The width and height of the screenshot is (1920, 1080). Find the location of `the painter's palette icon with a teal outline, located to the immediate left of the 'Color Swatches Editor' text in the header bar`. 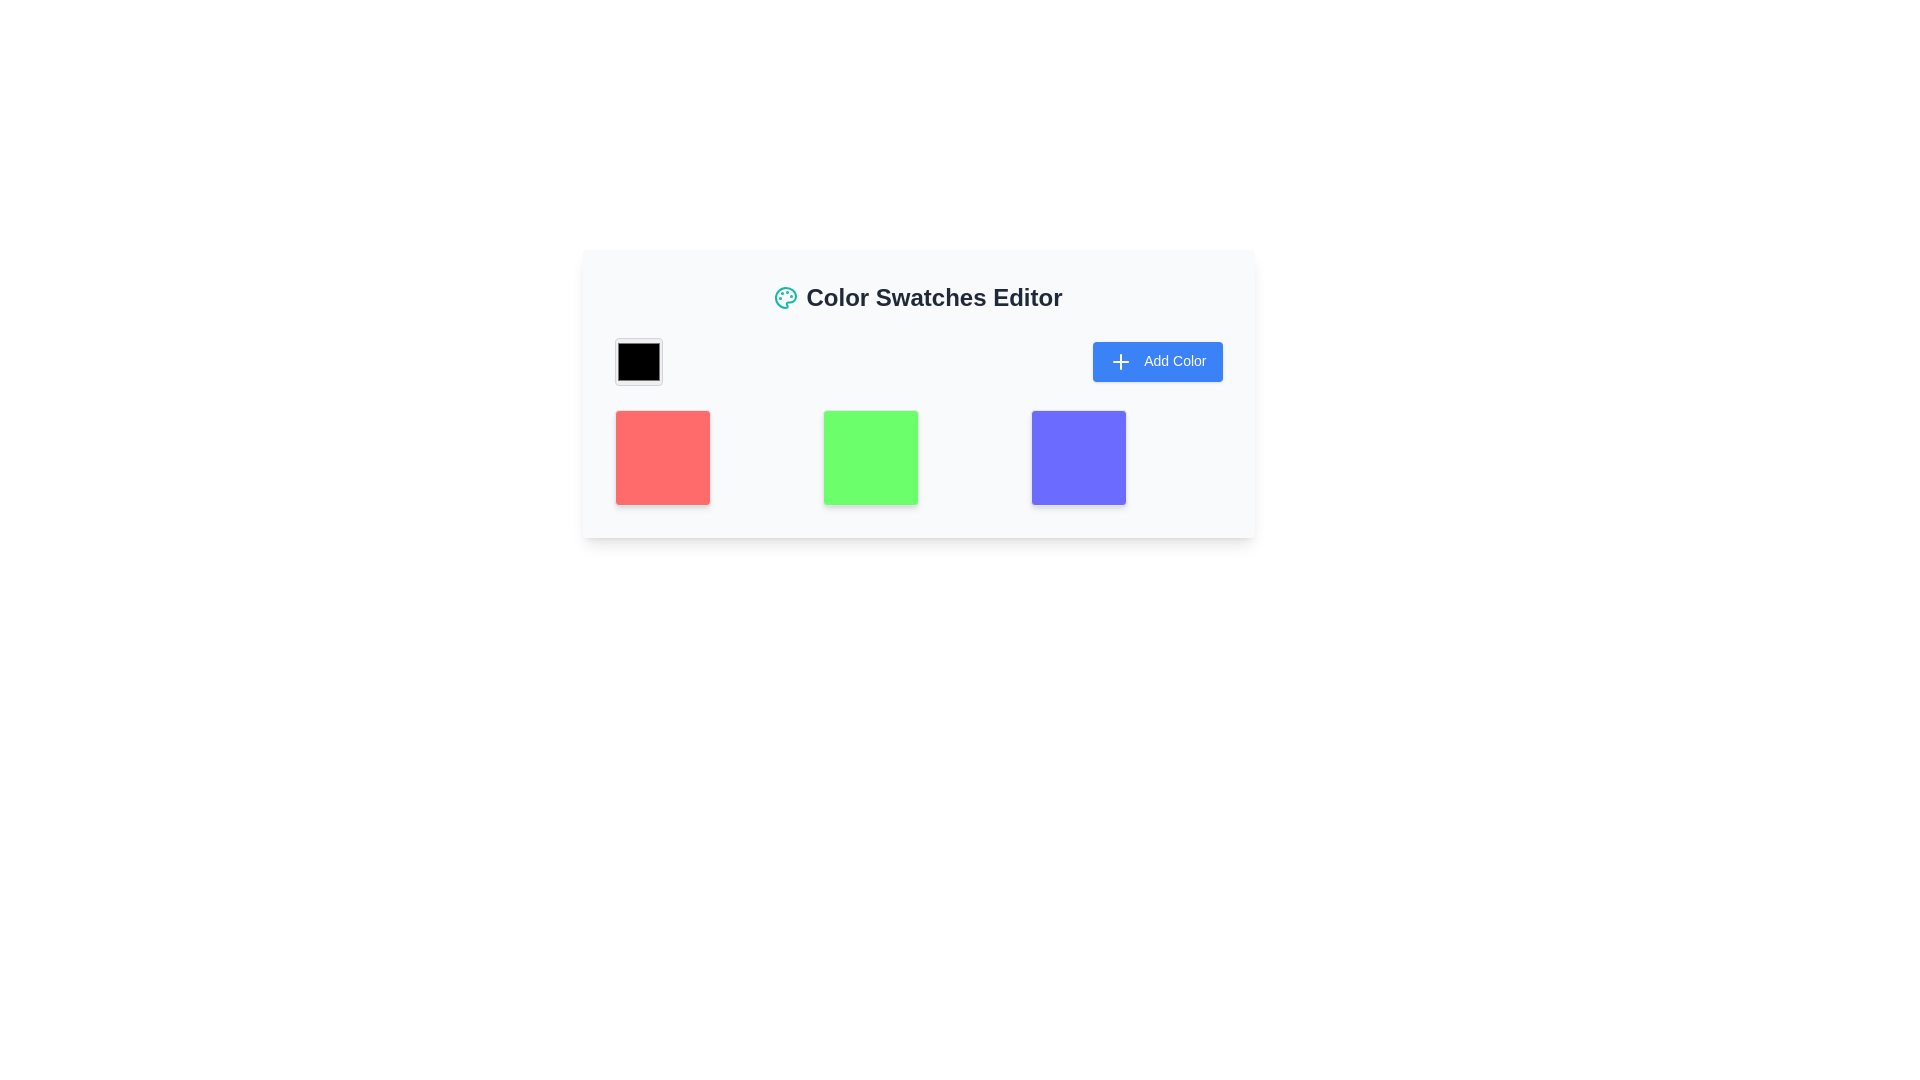

the painter's palette icon with a teal outline, located to the immediate left of the 'Color Swatches Editor' text in the header bar is located at coordinates (785, 297).